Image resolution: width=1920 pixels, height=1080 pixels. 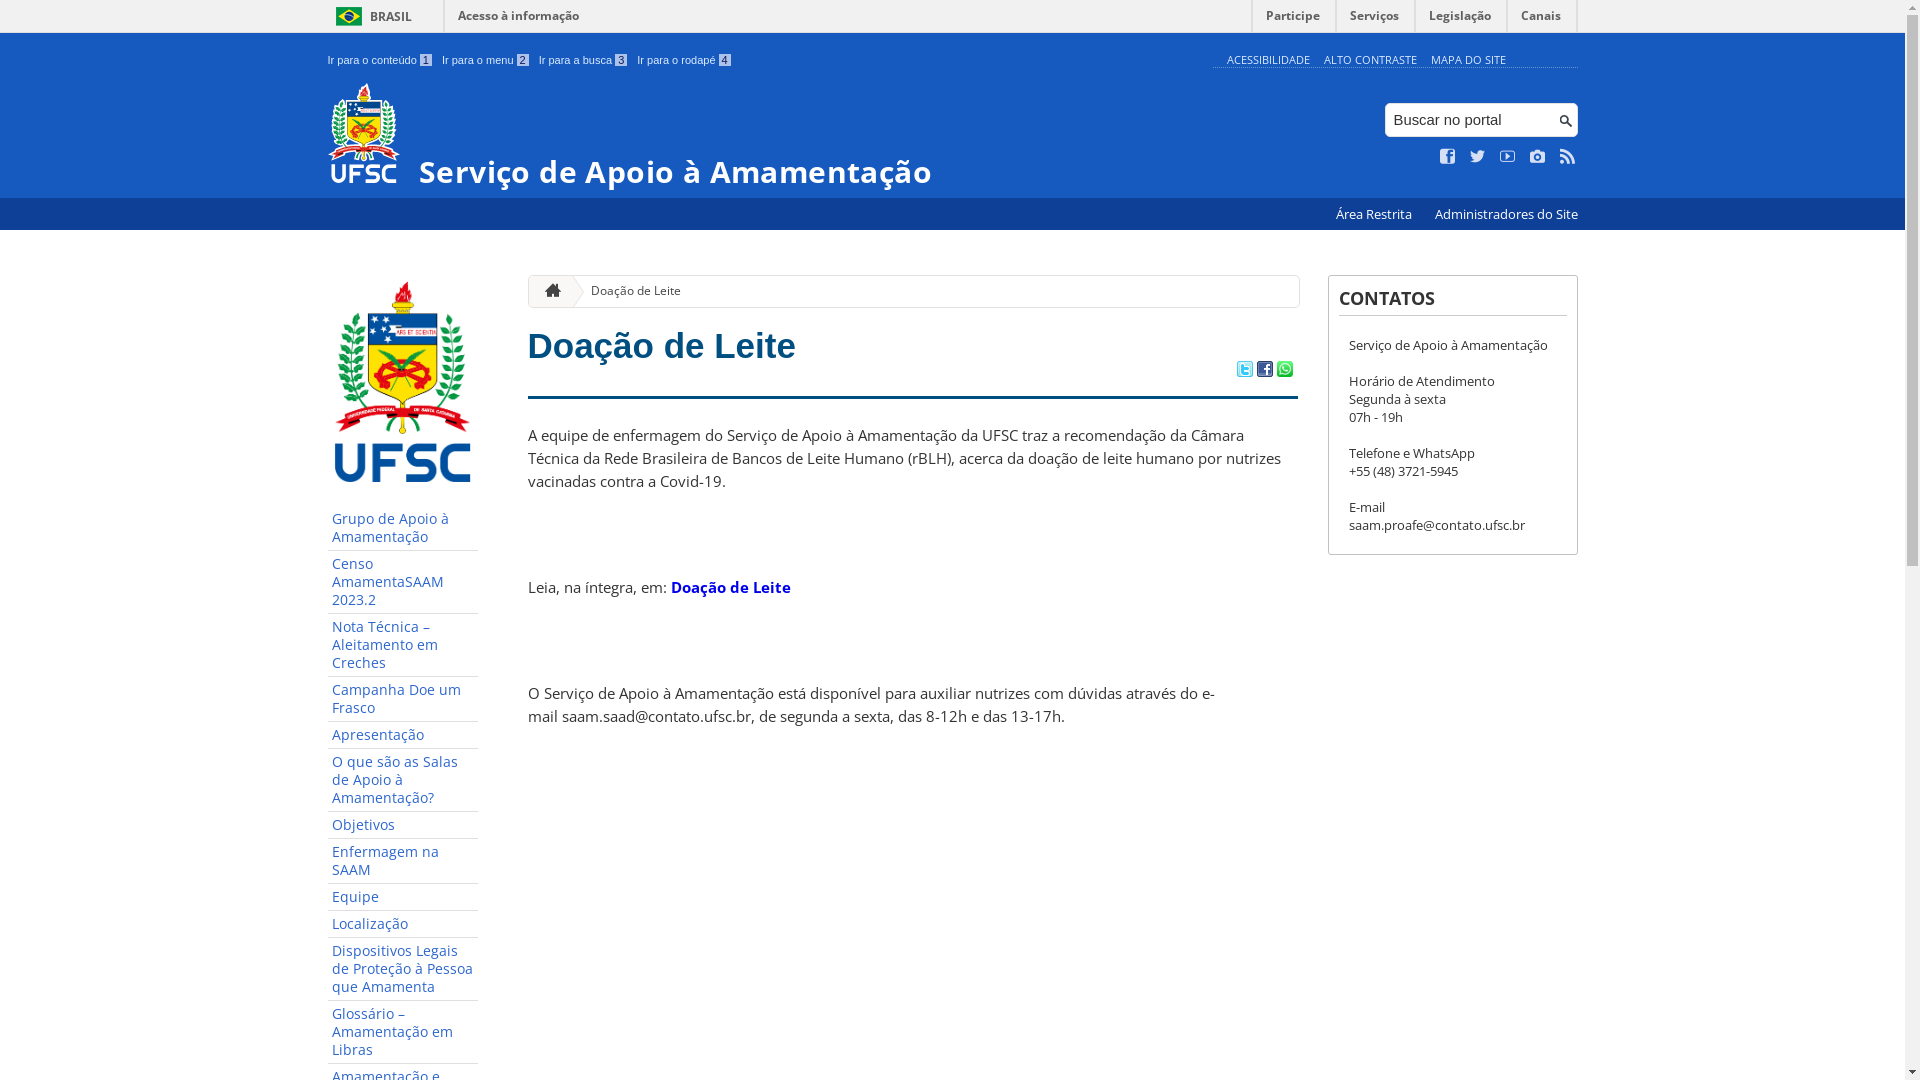 What do you see at coordinates (1369, 58) in the screenshot?
I see `'ALTO CONTRASTE'` at bounding box center [1369, 58].